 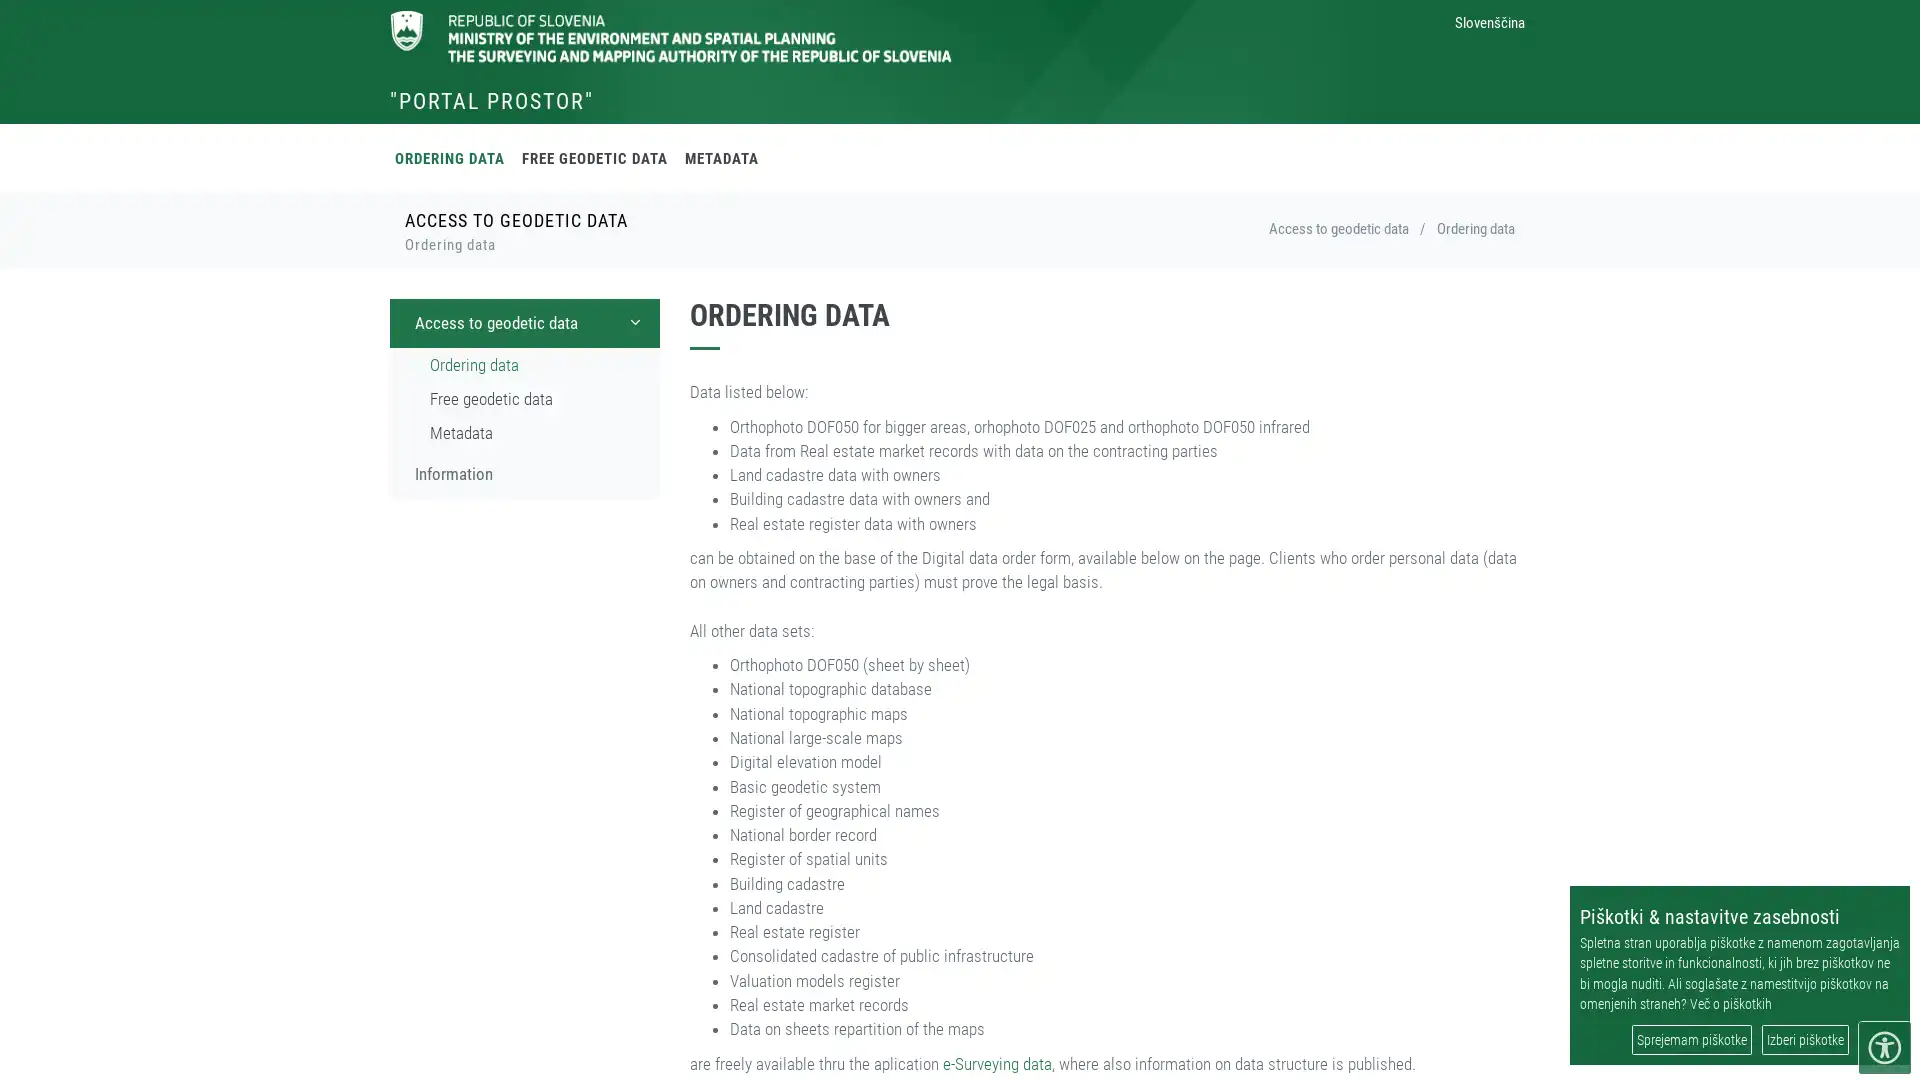 What do you see at coordinates (1884, 1047) in the screenshot?
I see `meni dostopnosti` at bounding box center [1884, 1047].